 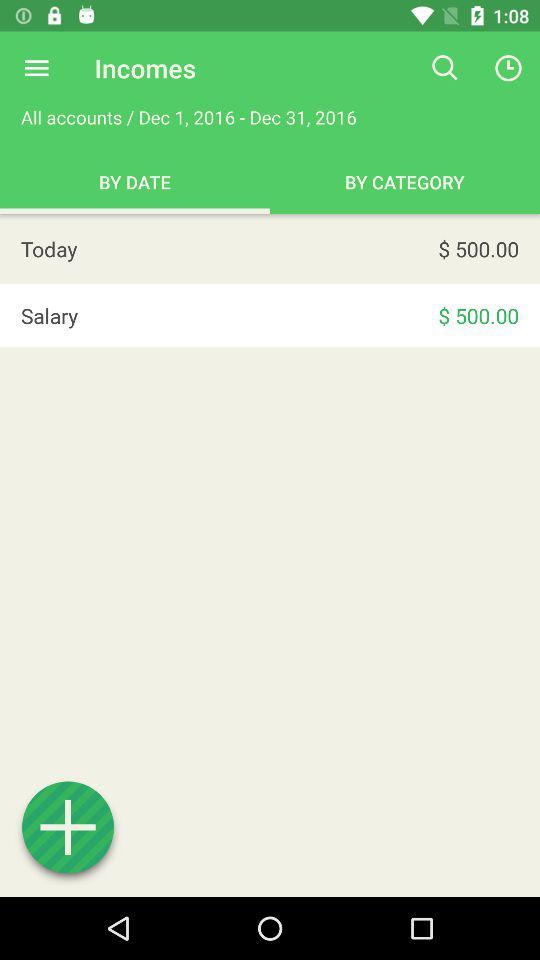 What do you see at coordinates (36, 68) in the screenshot?
I see `open menu` at bounding box center [36, 68].